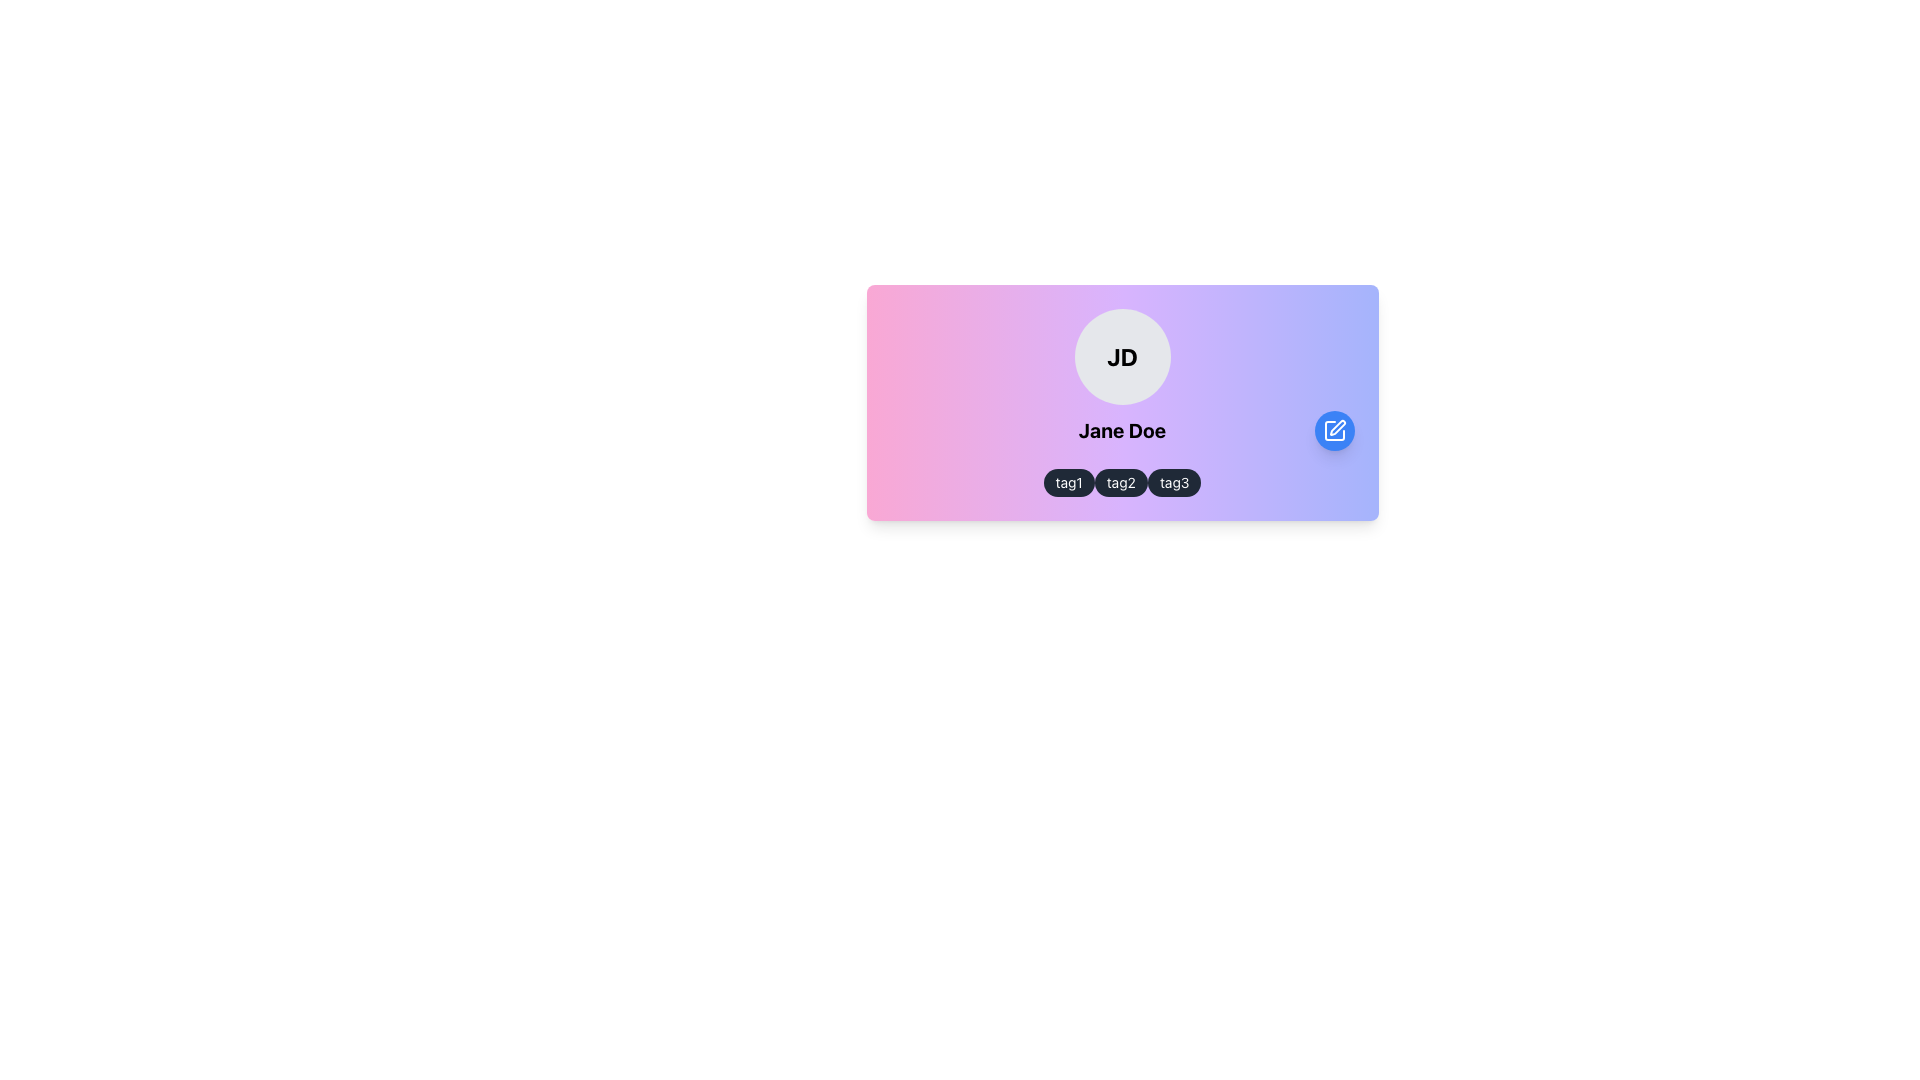 The width and height of the screenshot is (1920, 1080). I want to click on text displayed as 'Jane Doe', which is bold and larger font, centrally aligned beneath a circular avatar and above a row of tags, so click(1122, 430).